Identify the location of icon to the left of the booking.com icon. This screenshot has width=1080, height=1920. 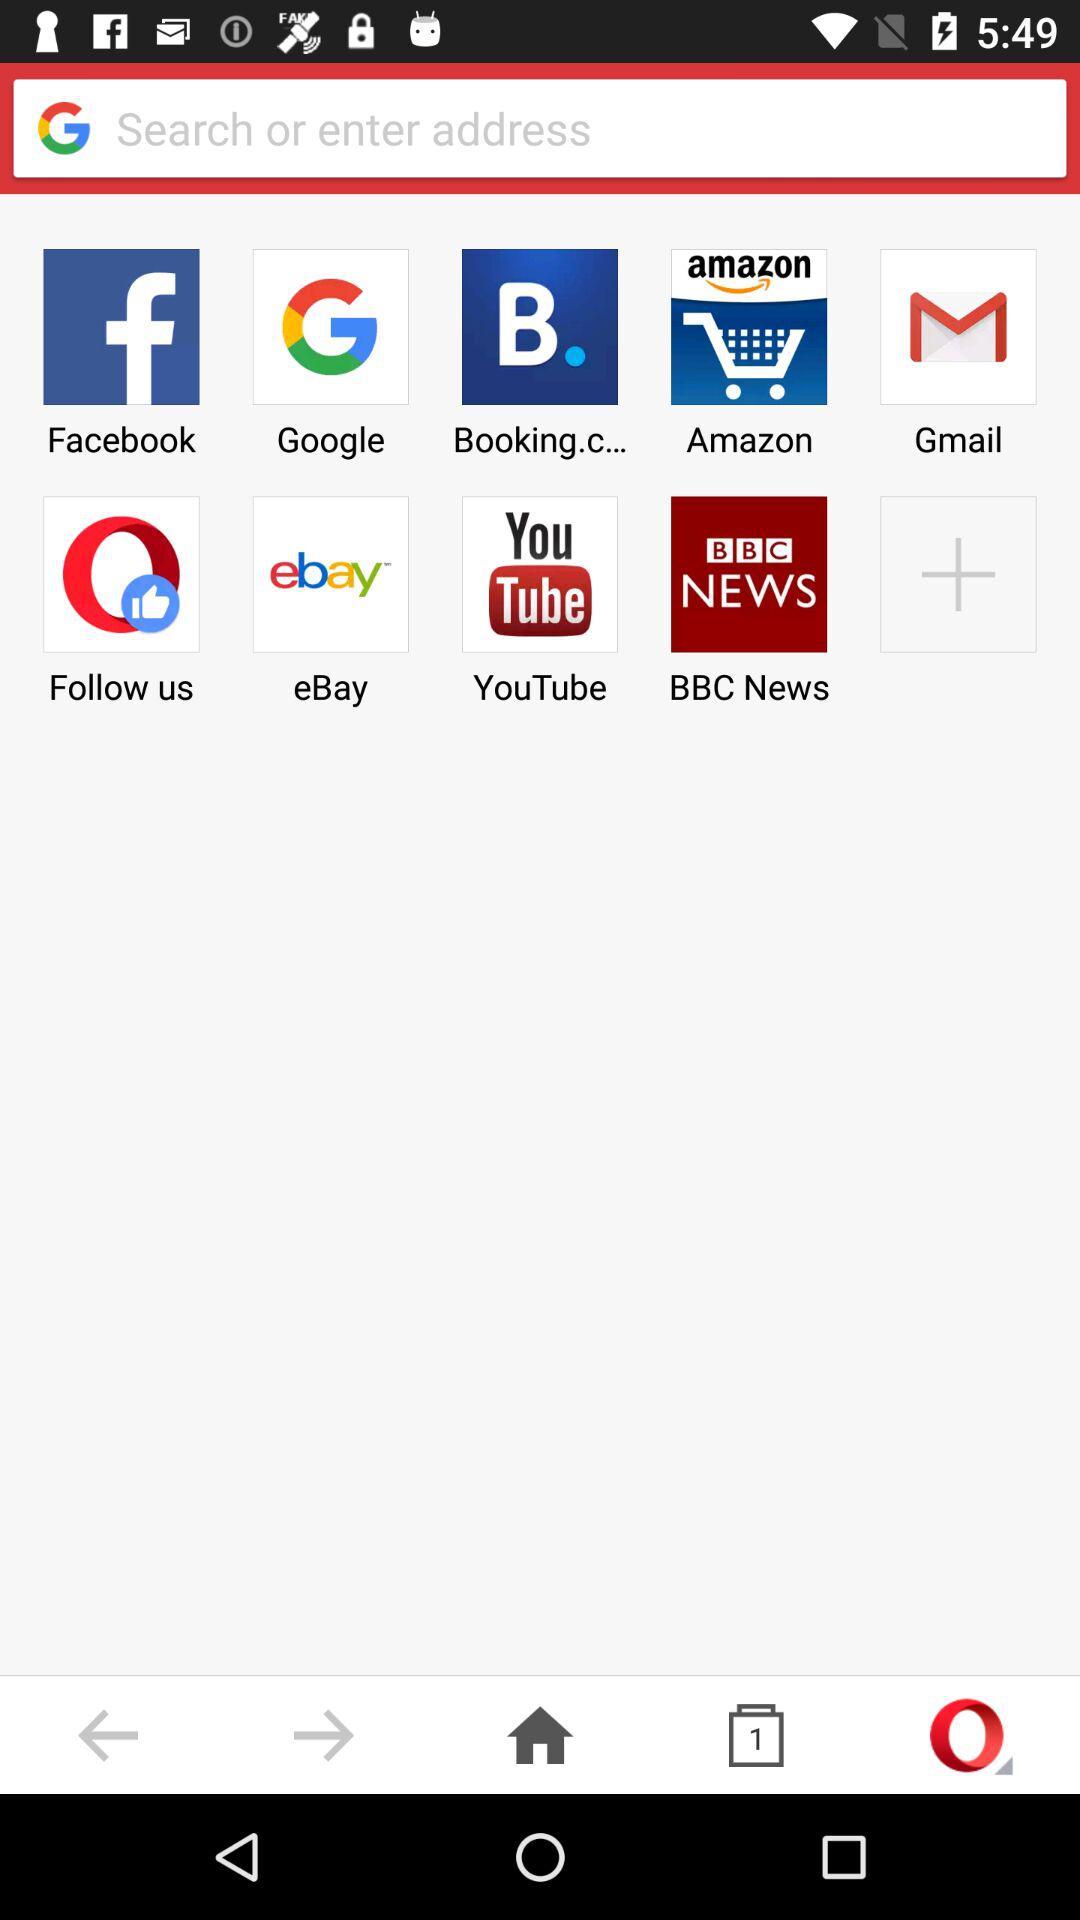
(329, 346).